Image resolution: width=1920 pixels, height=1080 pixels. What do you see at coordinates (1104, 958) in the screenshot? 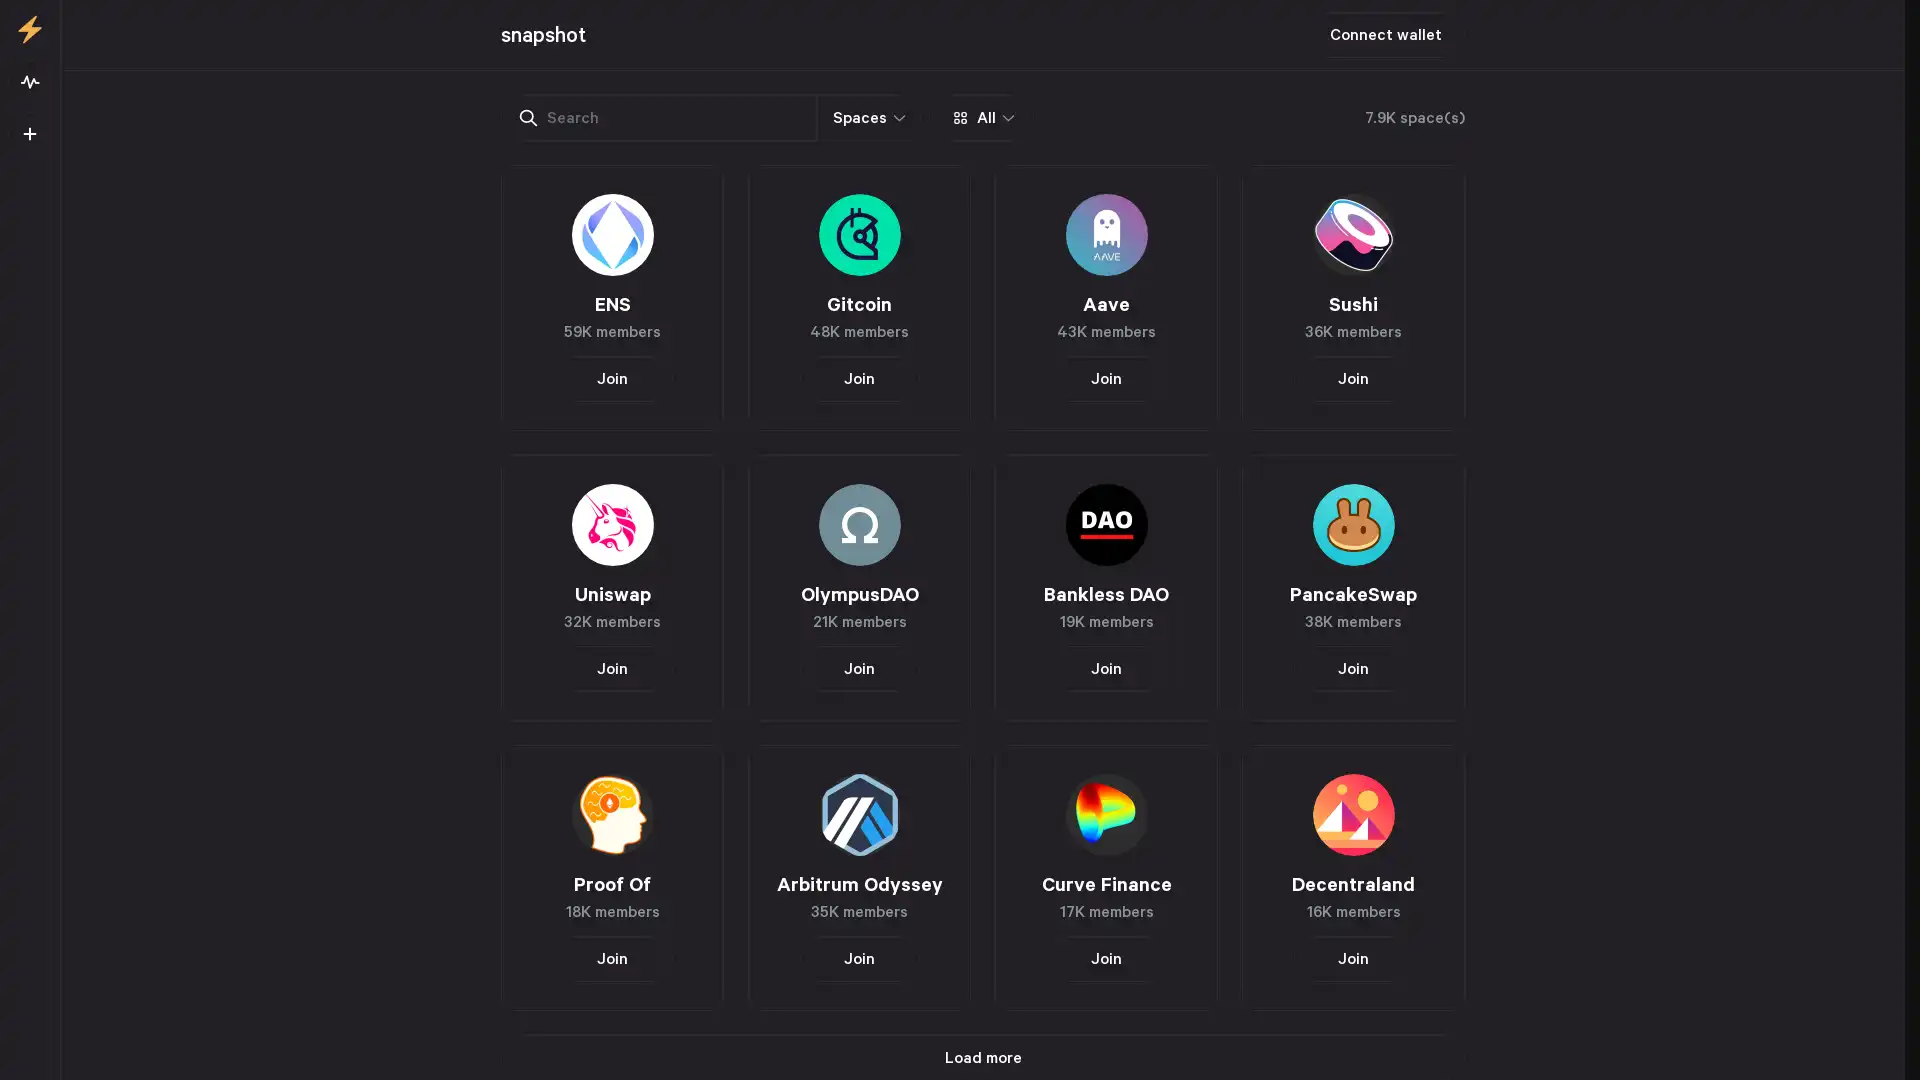
I see `Join` at bounding box center [1104, 958].